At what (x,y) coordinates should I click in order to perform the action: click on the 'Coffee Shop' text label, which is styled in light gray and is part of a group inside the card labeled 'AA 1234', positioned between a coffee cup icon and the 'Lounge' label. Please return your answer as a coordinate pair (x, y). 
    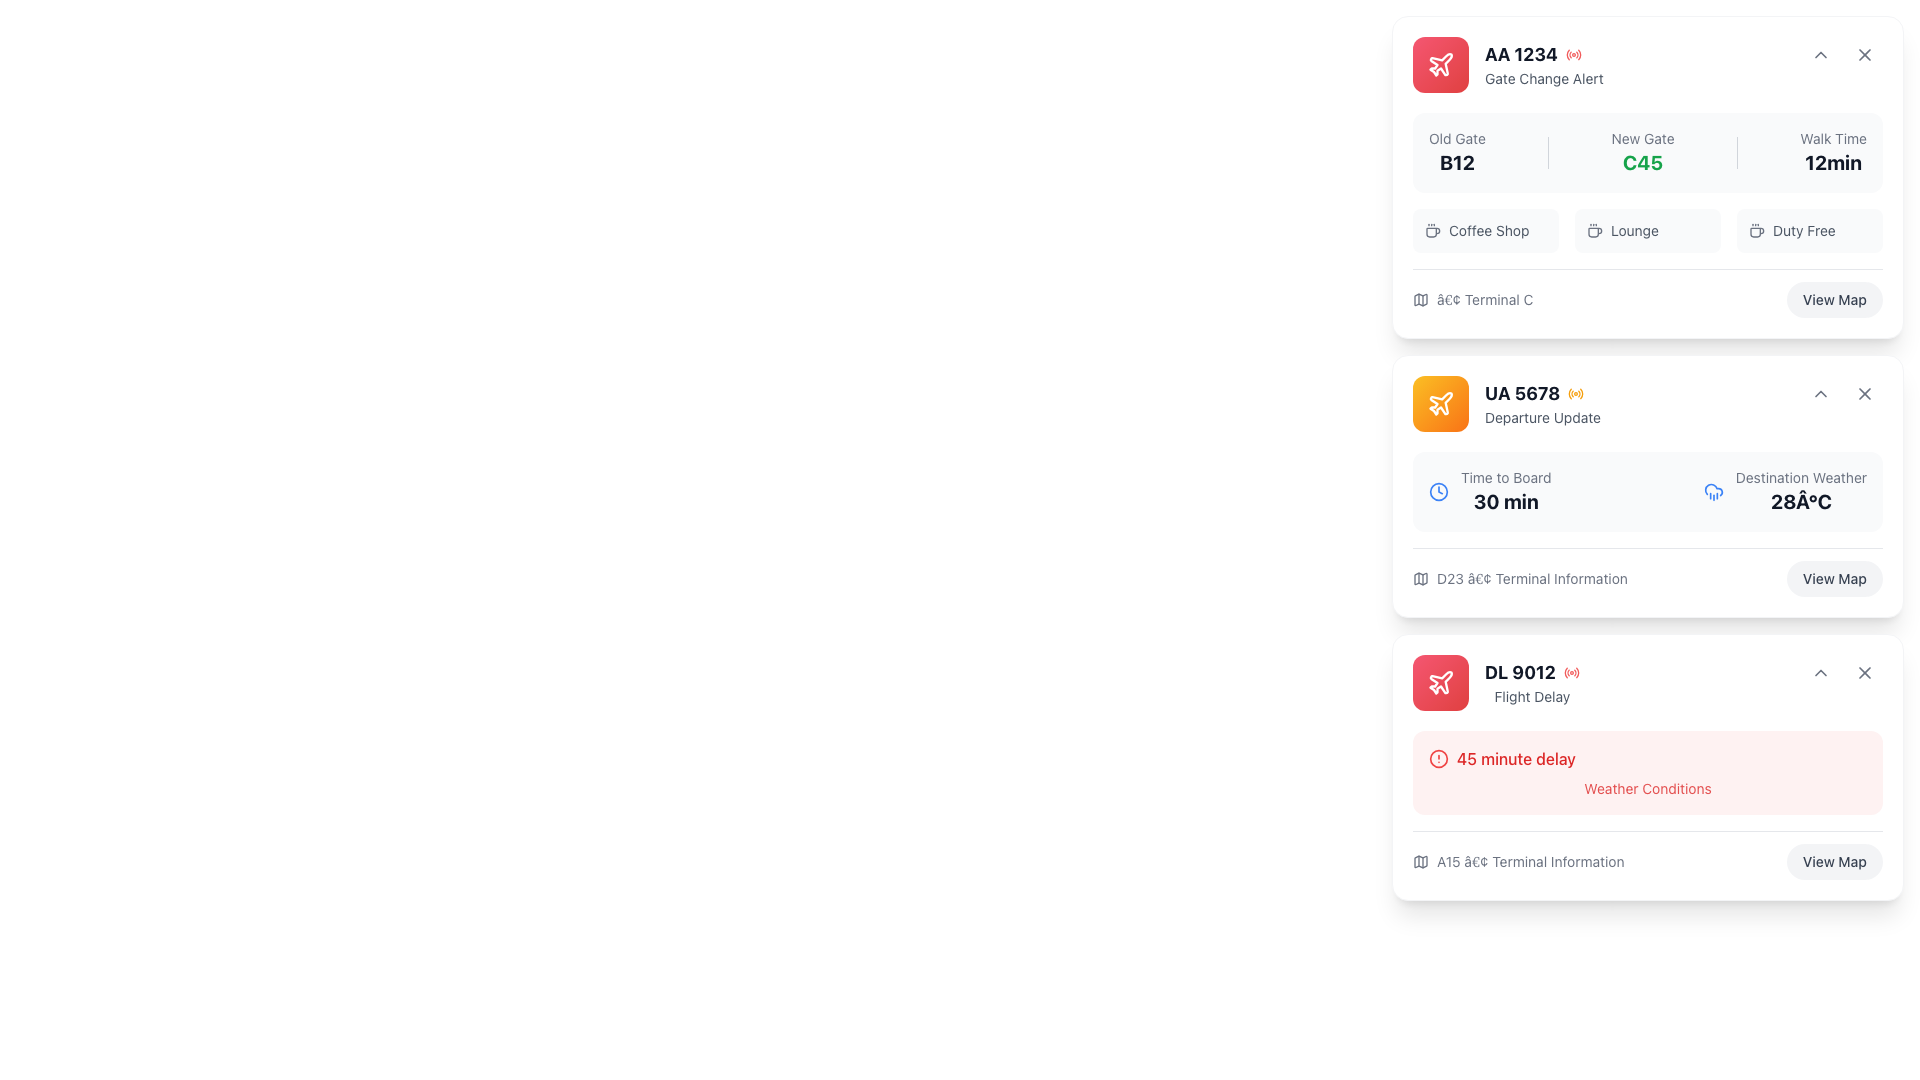
    Looking at the image, I should click on (1489, 230).